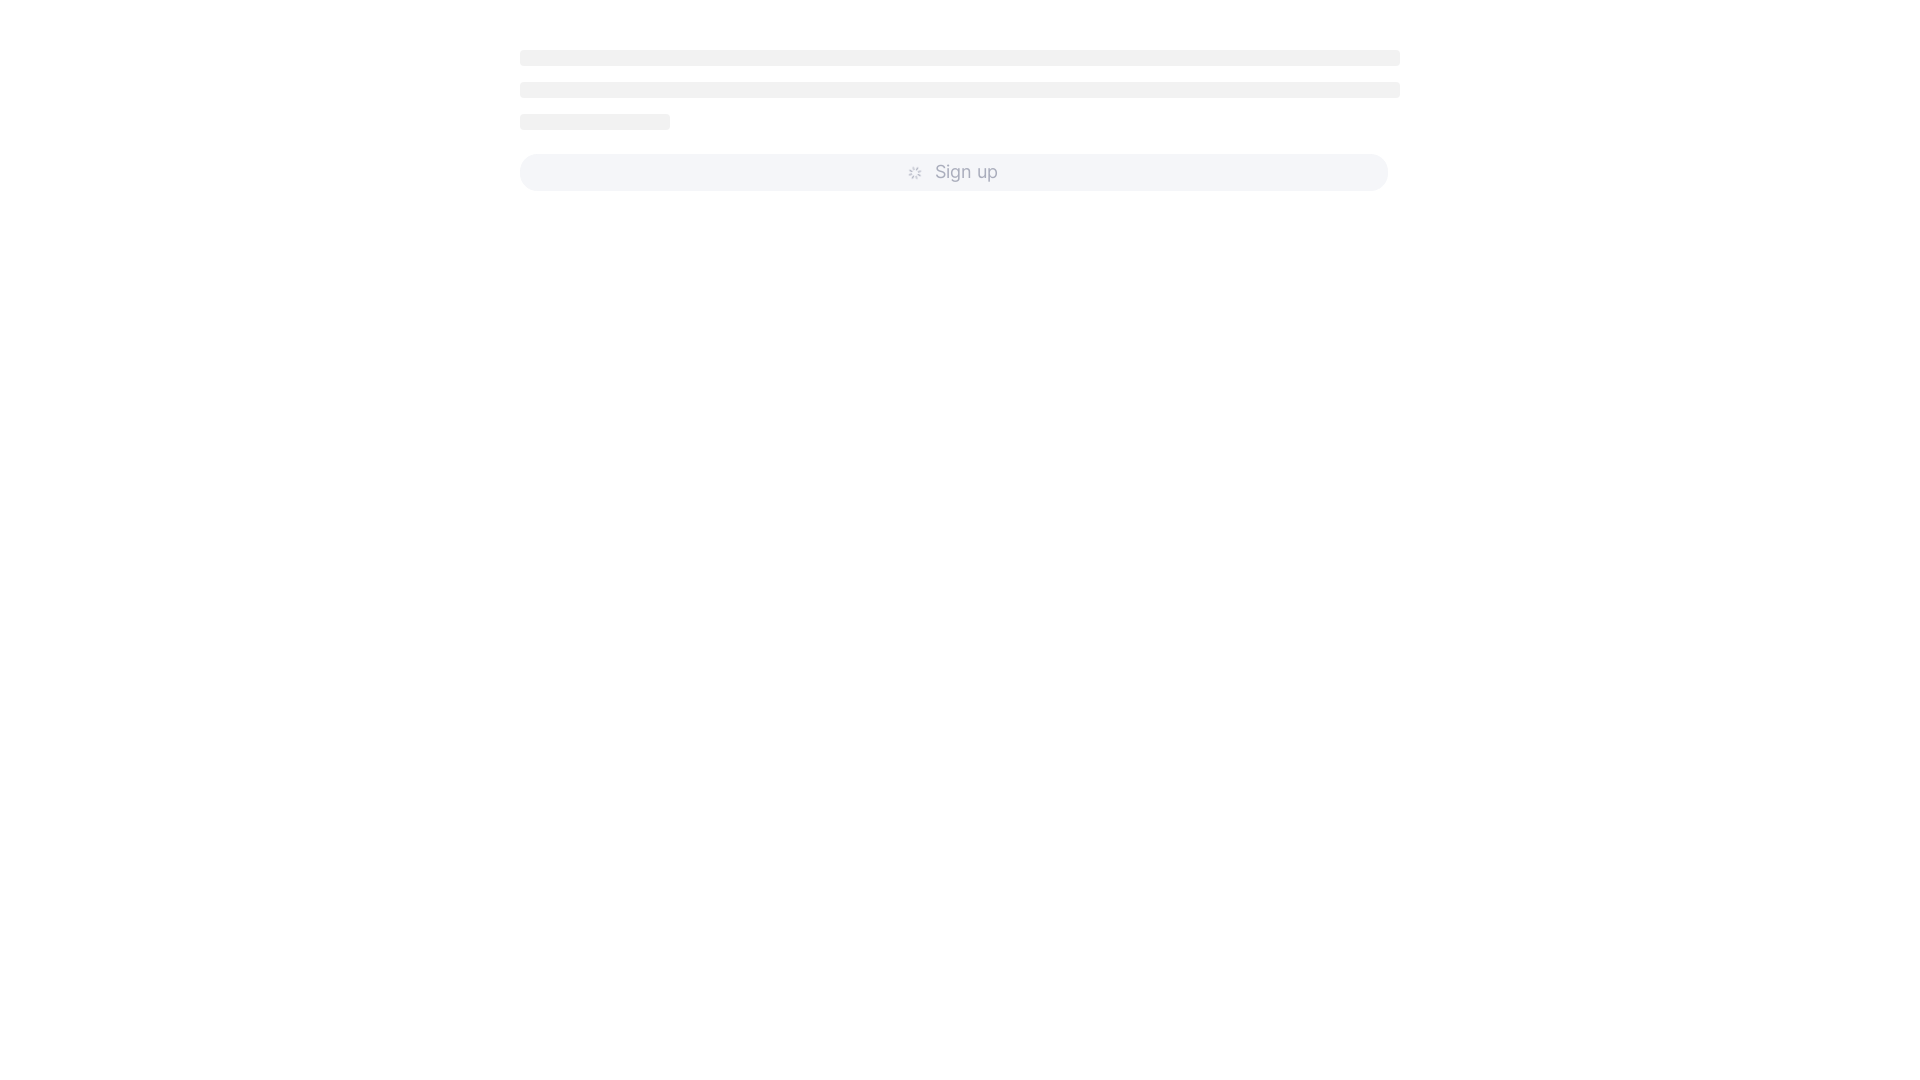 Image resolution: width=1920 pixels, height=1080 pixels. Describe the element at coordinates (953, 171) in the screenshot. I see `'Sign up'` at that location.